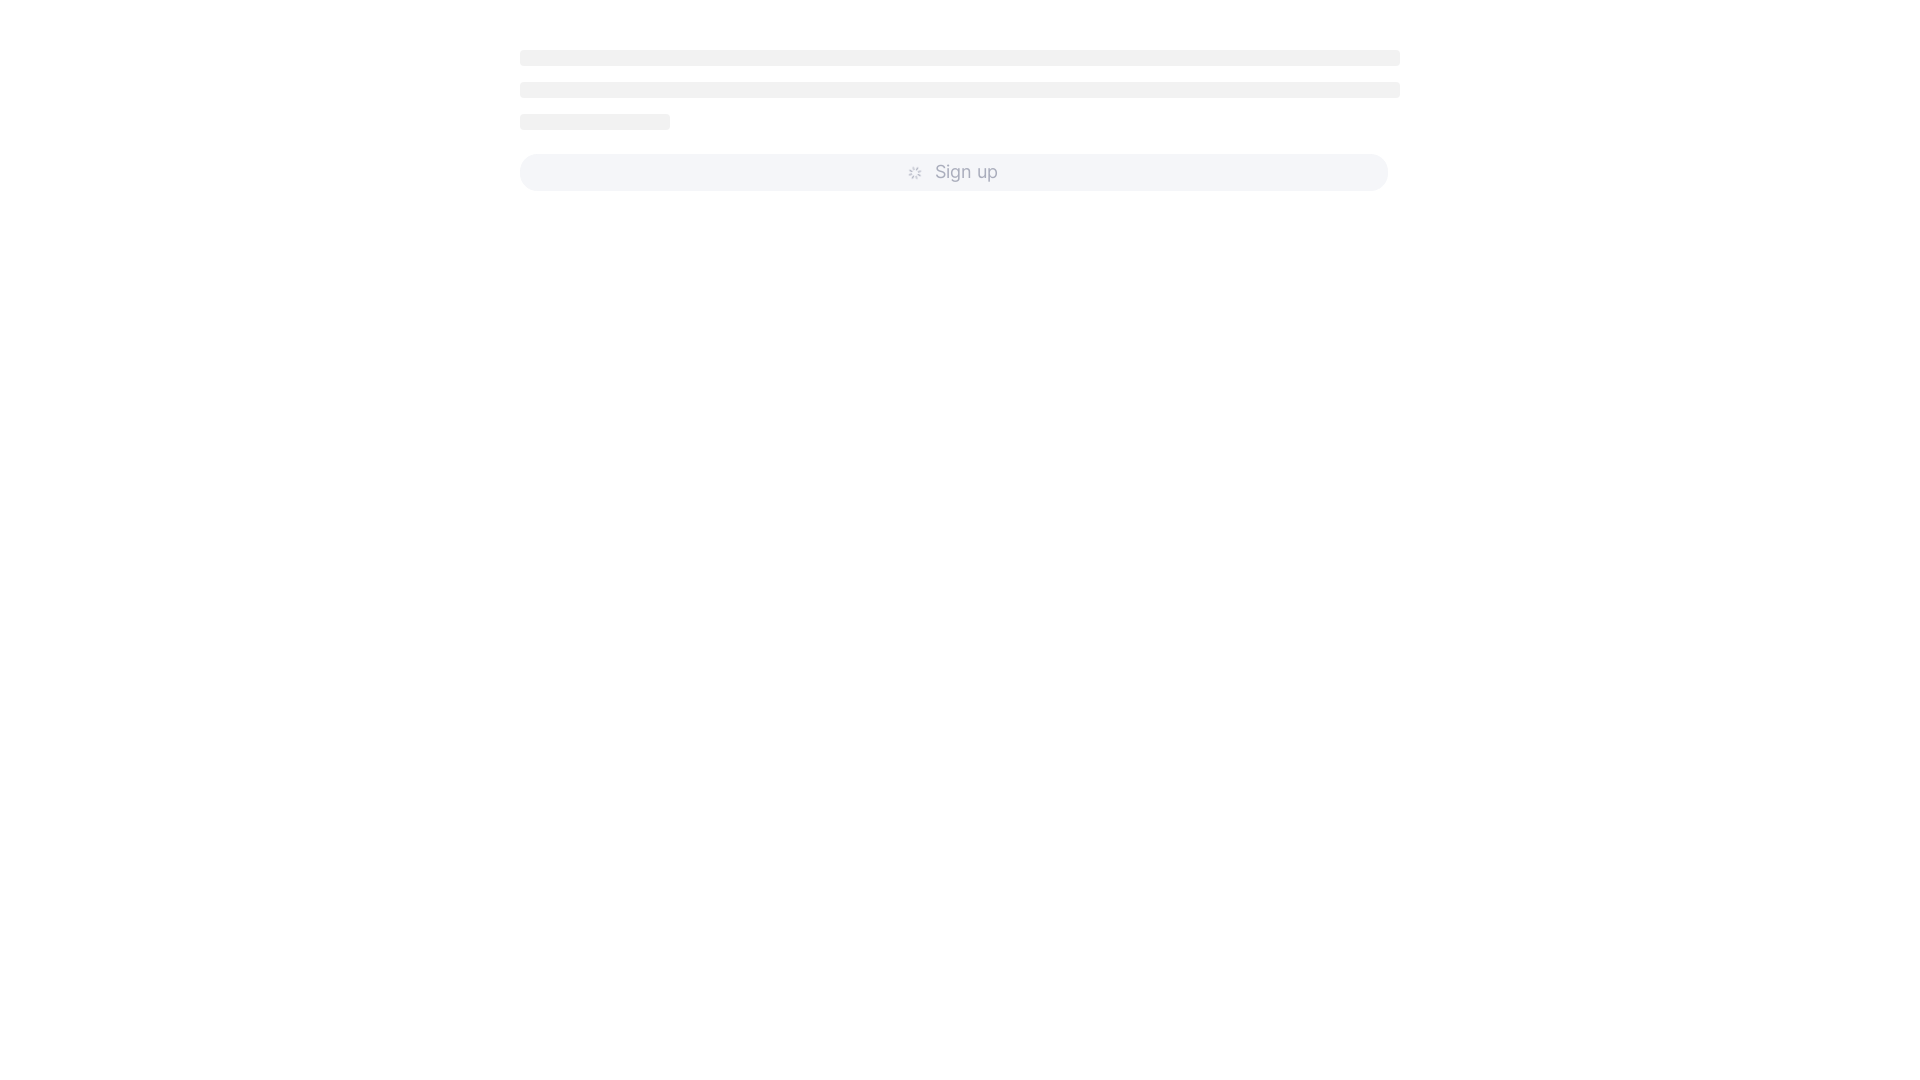 Image resolution: width=1920 pixels, height=1080 pixels. Describe the element at coordinates (953, 171) in the screenshot. I see `'Sign up'` at that location.